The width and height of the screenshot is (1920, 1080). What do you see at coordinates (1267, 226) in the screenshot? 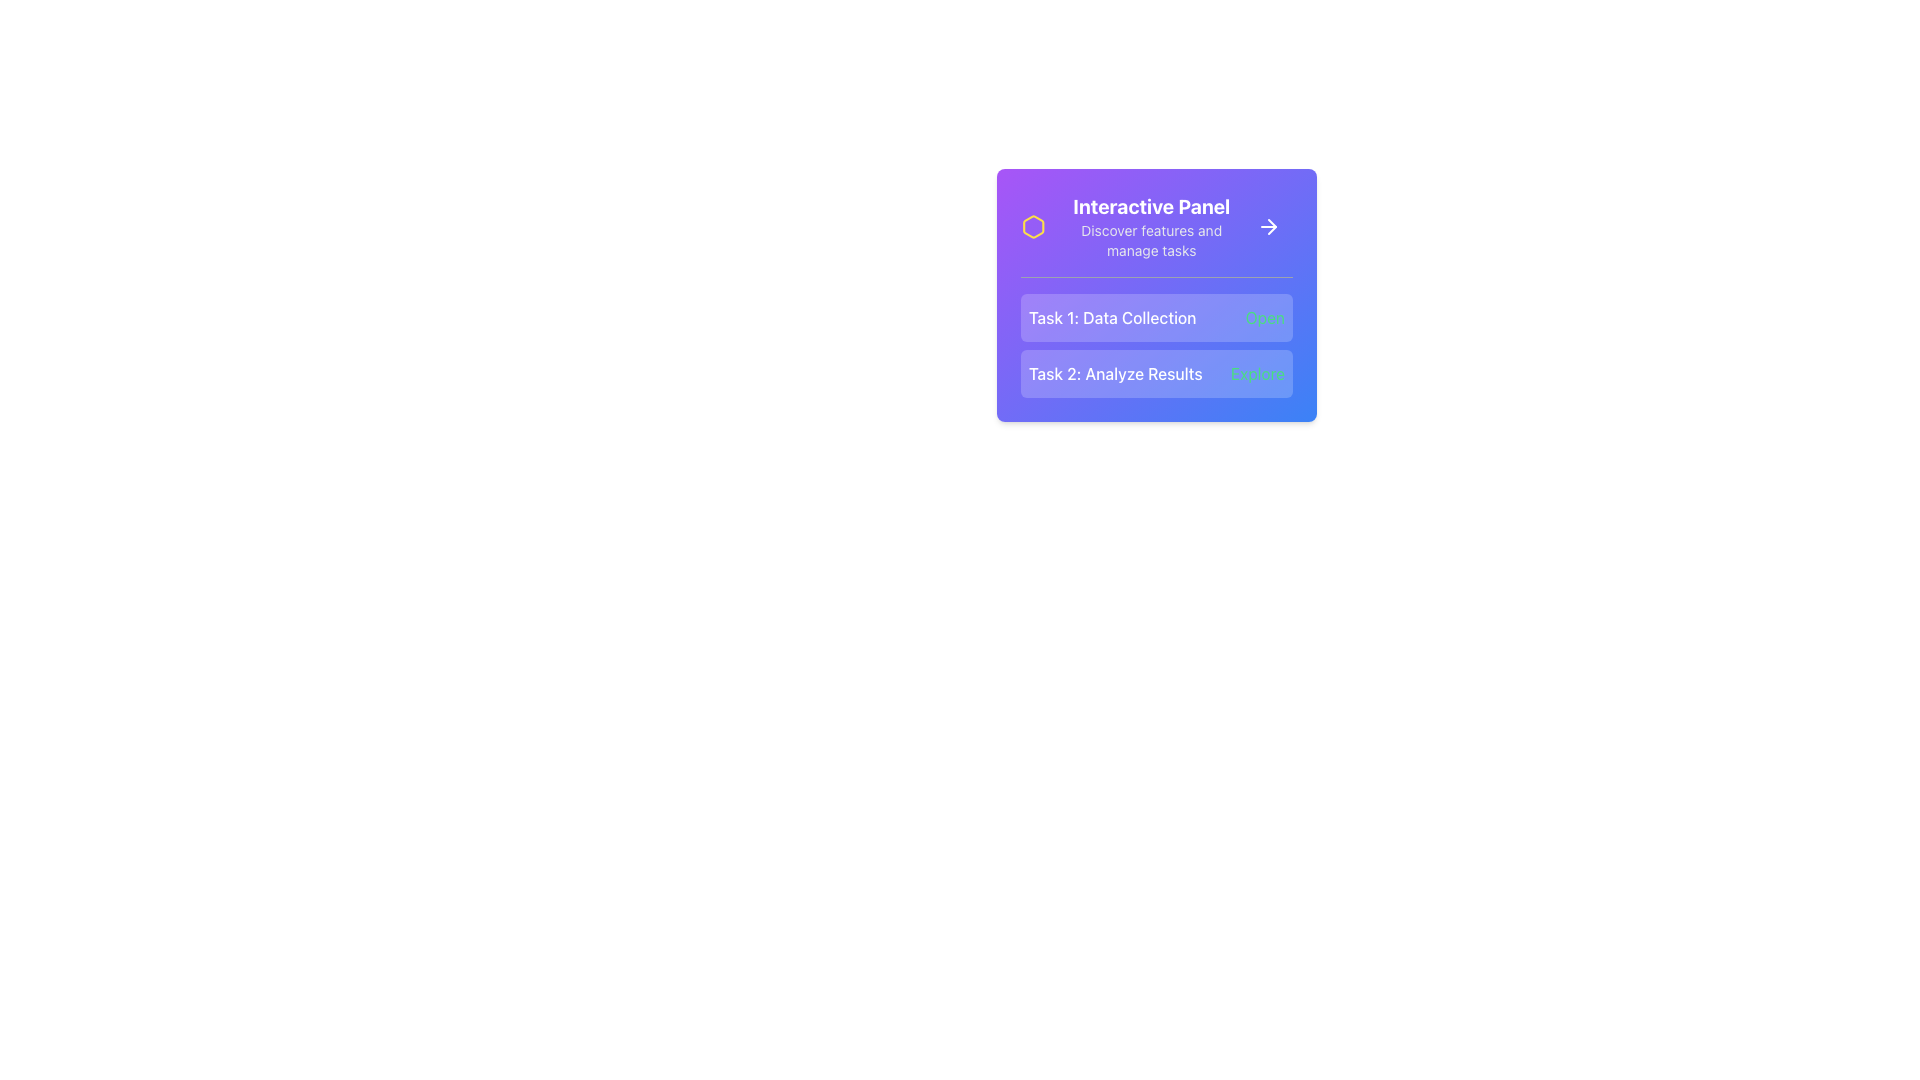
I see `the rightward-pointing arrow icon button, which is white outlined against a purple background and located in the top-right corner of the interactive panel` at bounding box center [1267, 226].